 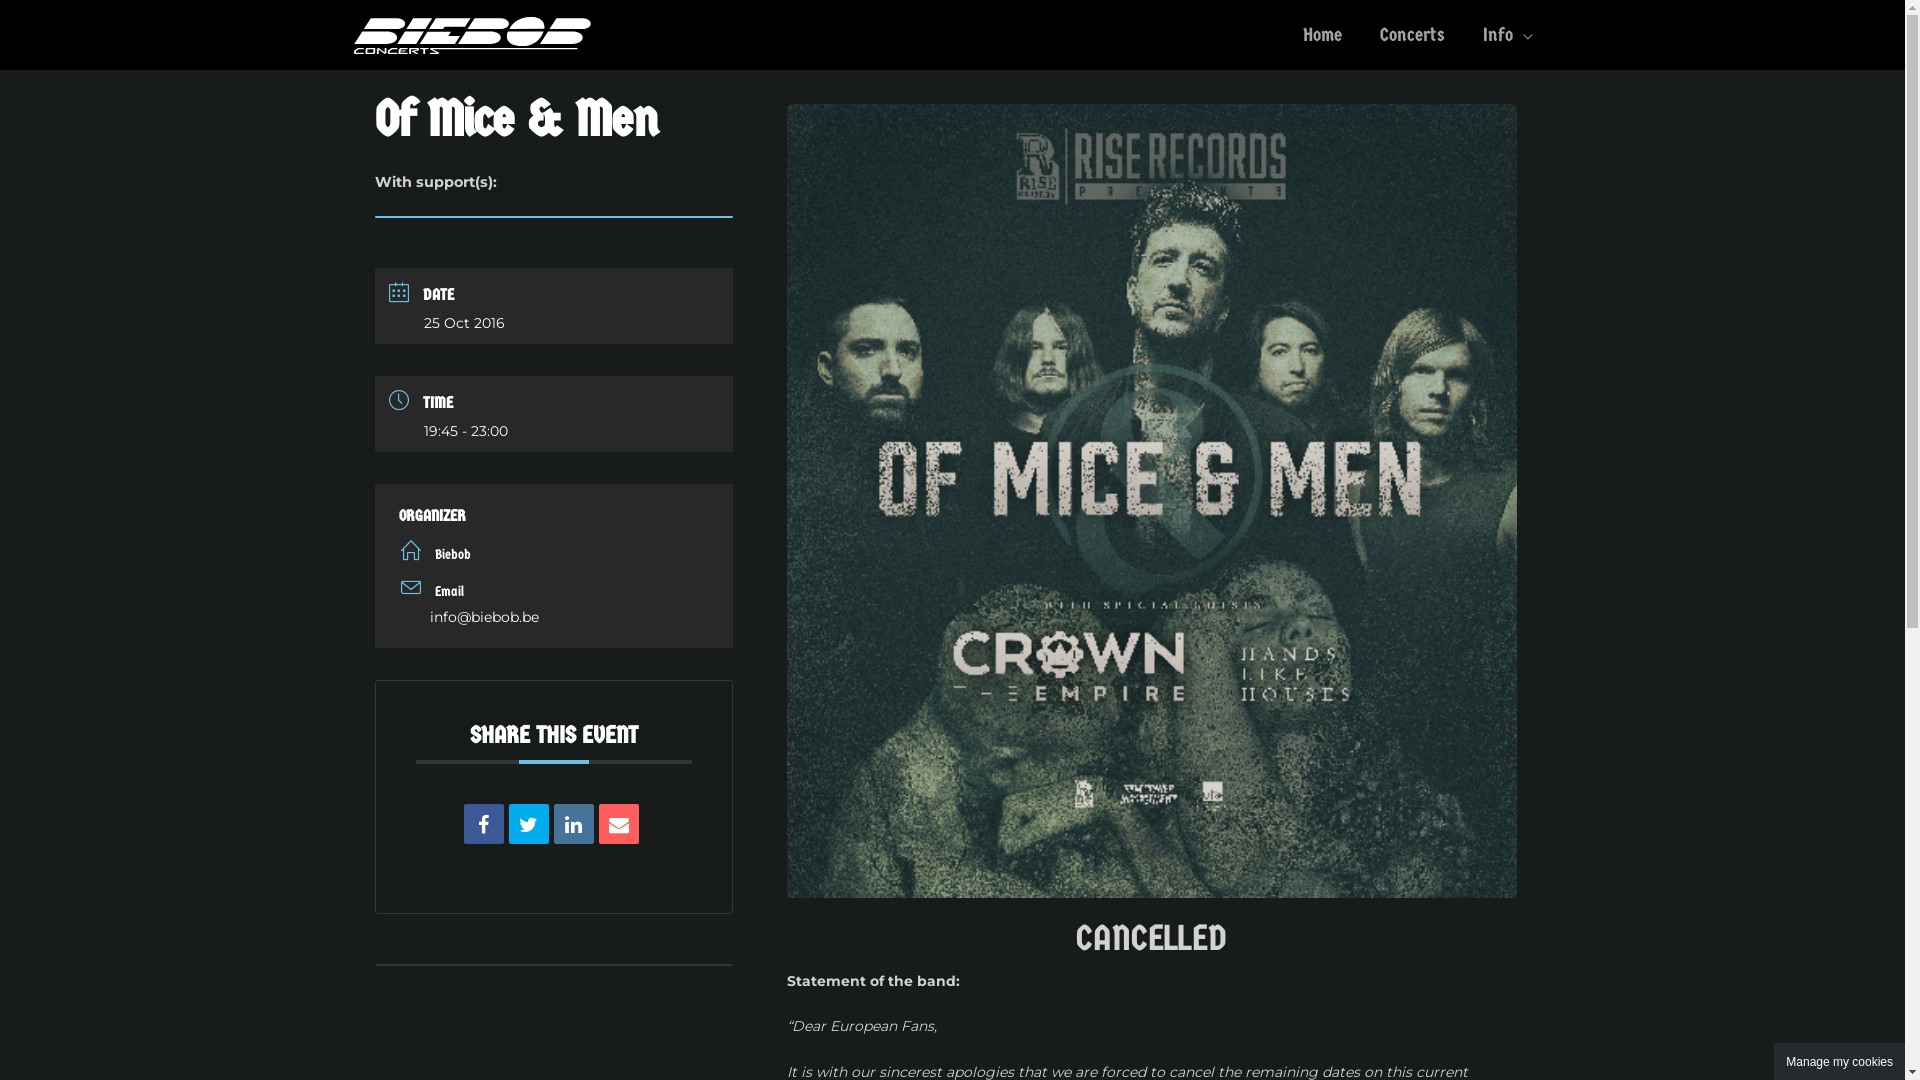 I want to click on 'Info', so click(x=1507, y=34).